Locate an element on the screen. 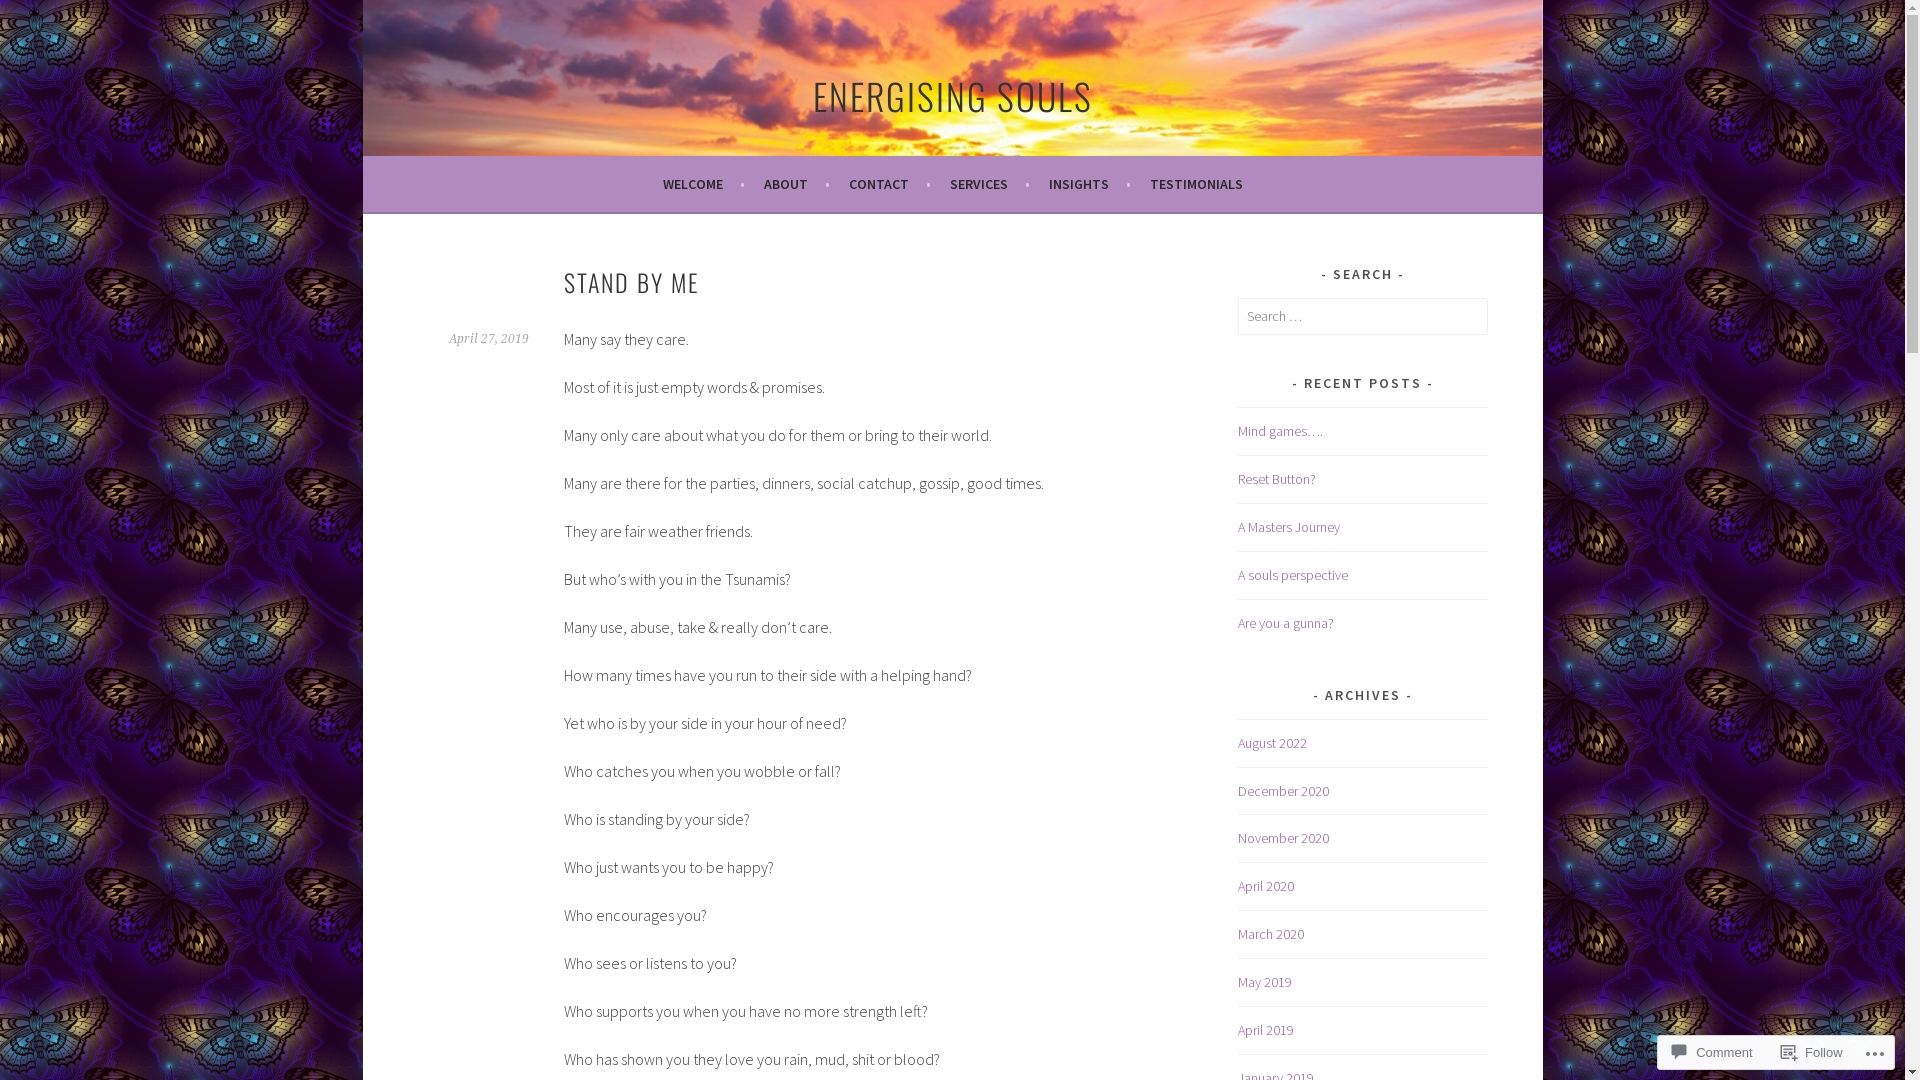 This screenshot has width=1920, height=1080. 'Reset Button?' is located at coordinates (1275, 478).